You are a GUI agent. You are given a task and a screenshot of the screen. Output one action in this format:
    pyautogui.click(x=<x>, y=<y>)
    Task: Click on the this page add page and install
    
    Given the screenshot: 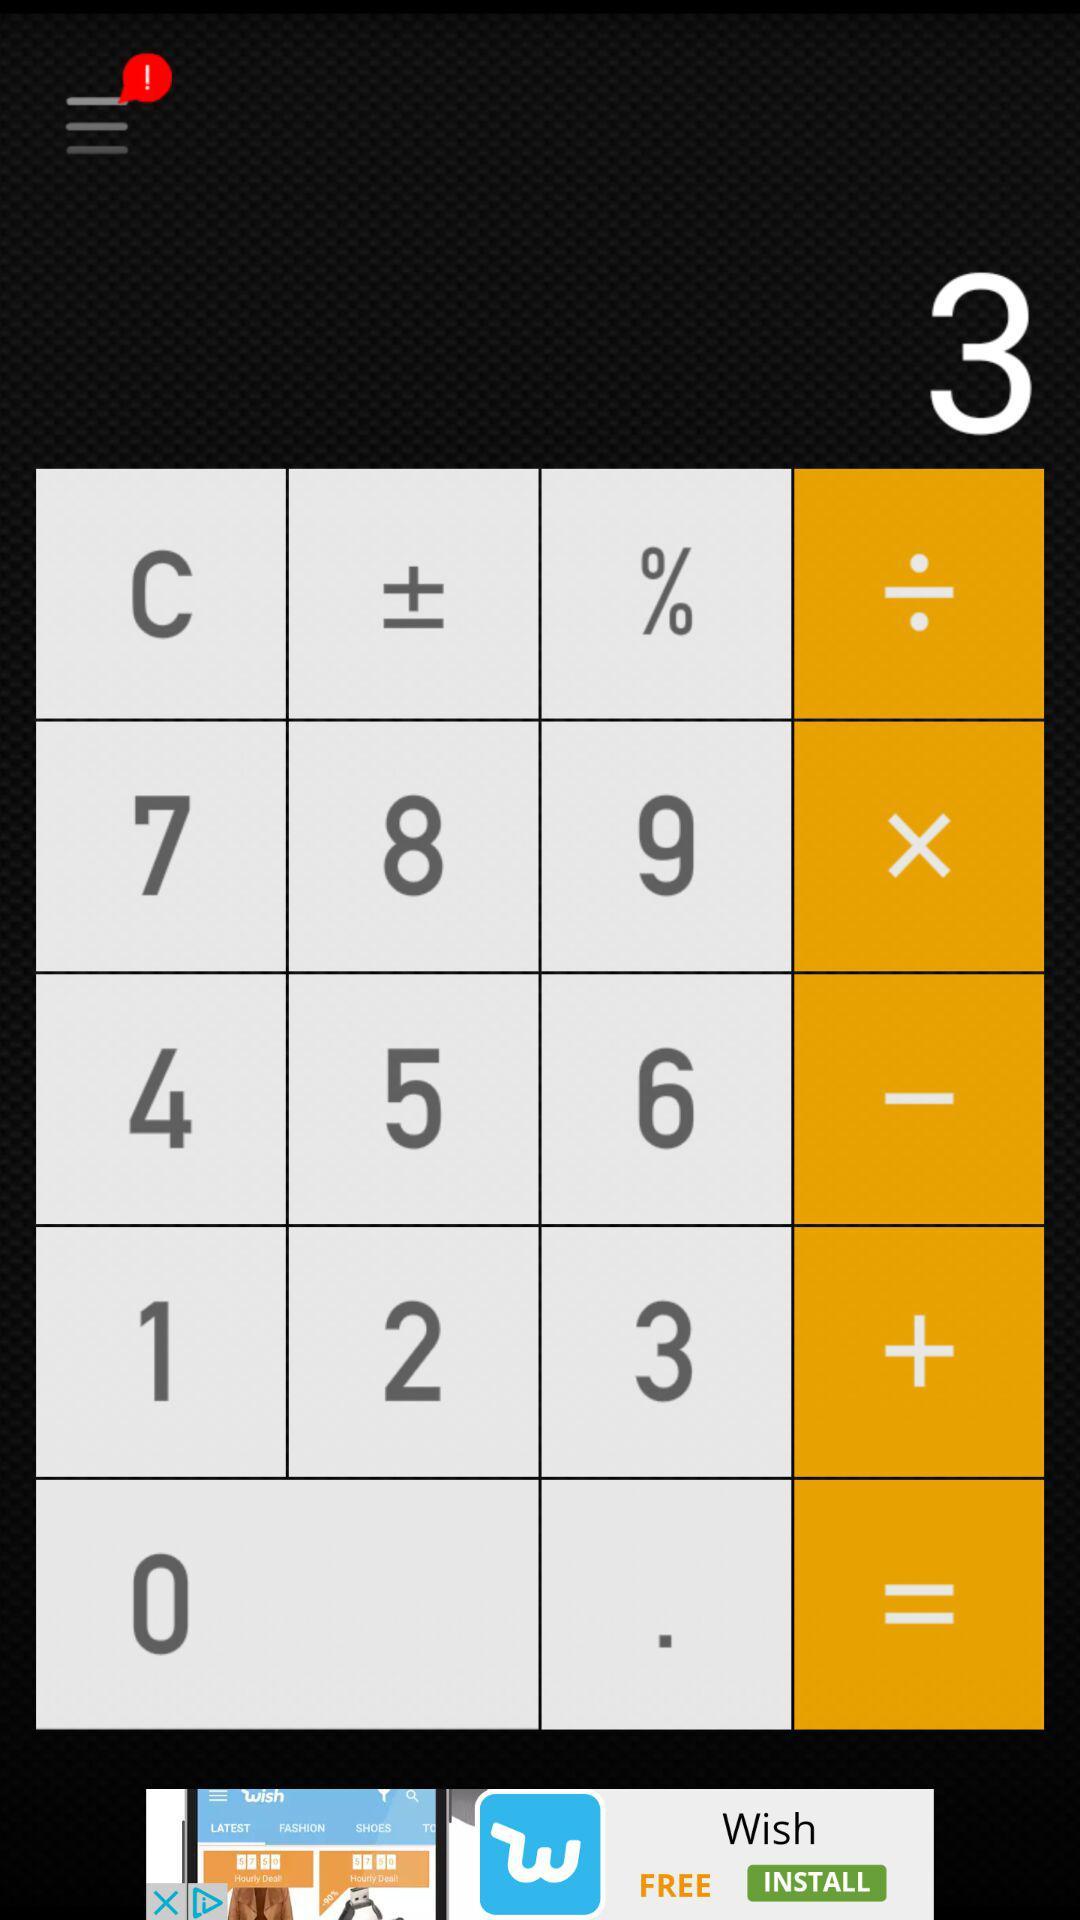 What is the action you would take?
    pyautogui.click(x=540, y=1853)
    